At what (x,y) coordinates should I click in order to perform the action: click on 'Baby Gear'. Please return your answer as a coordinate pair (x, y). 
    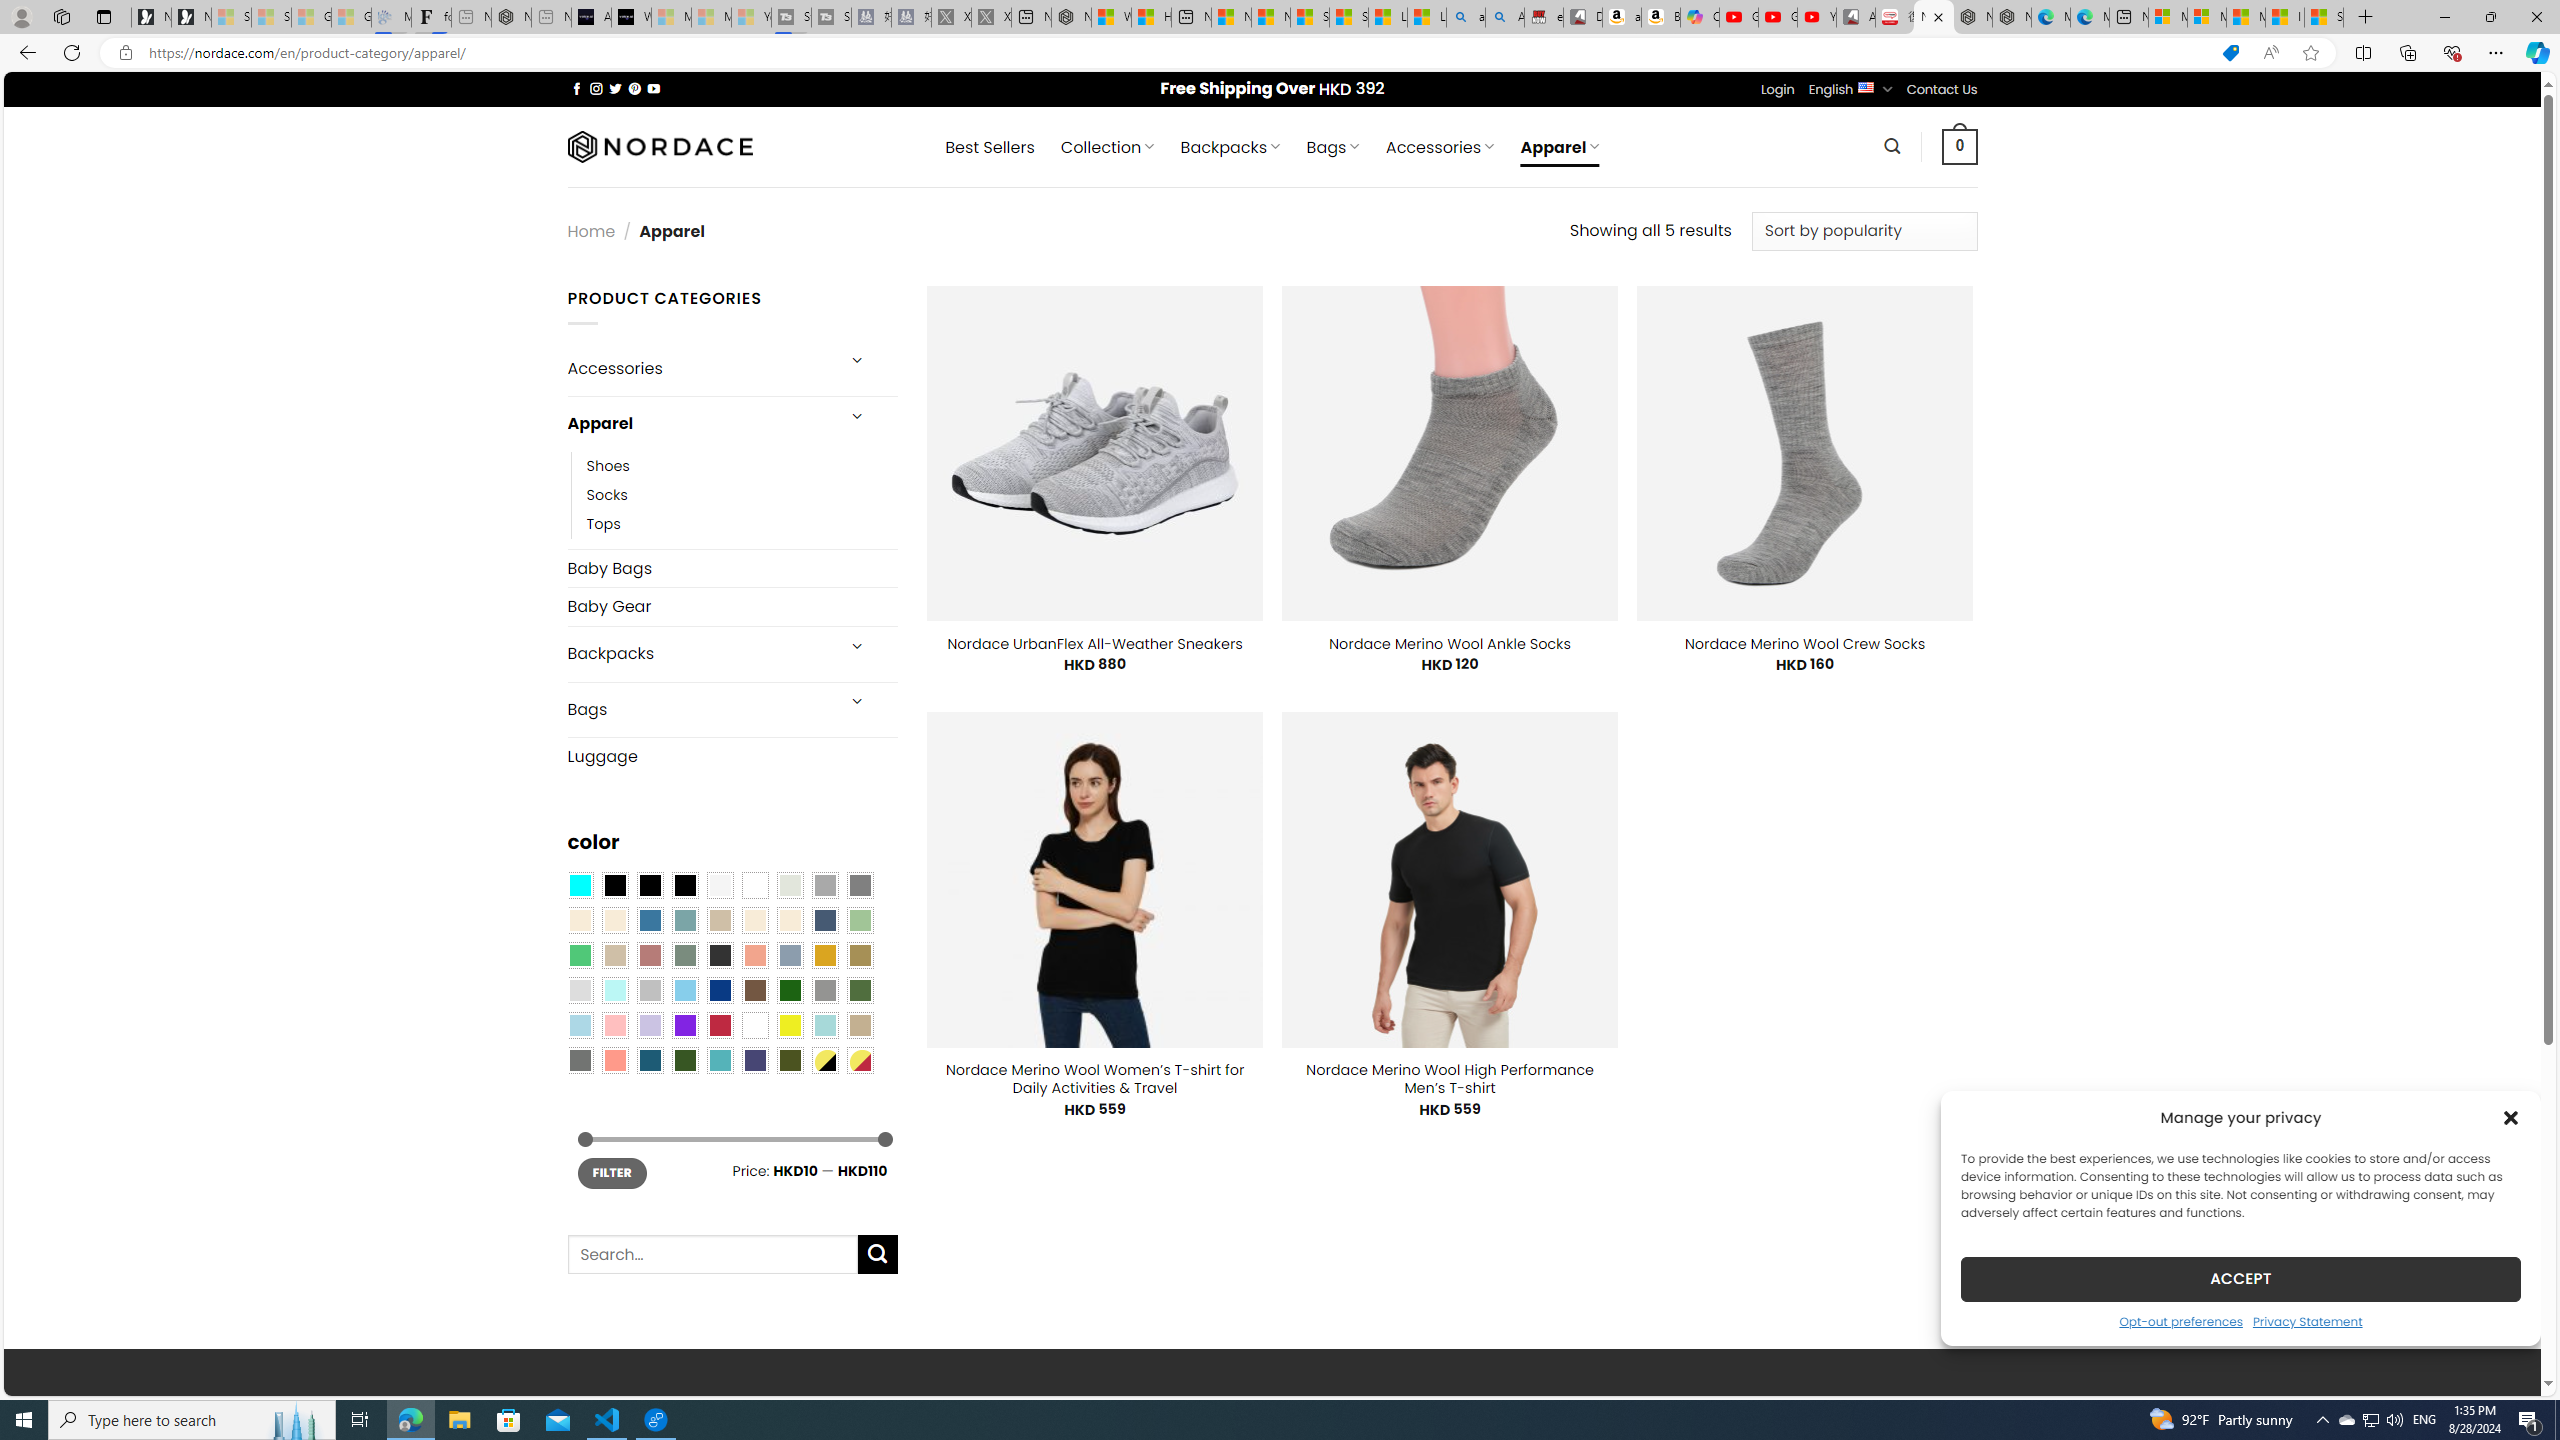
    Looking at the image, I should click on (731, 605).